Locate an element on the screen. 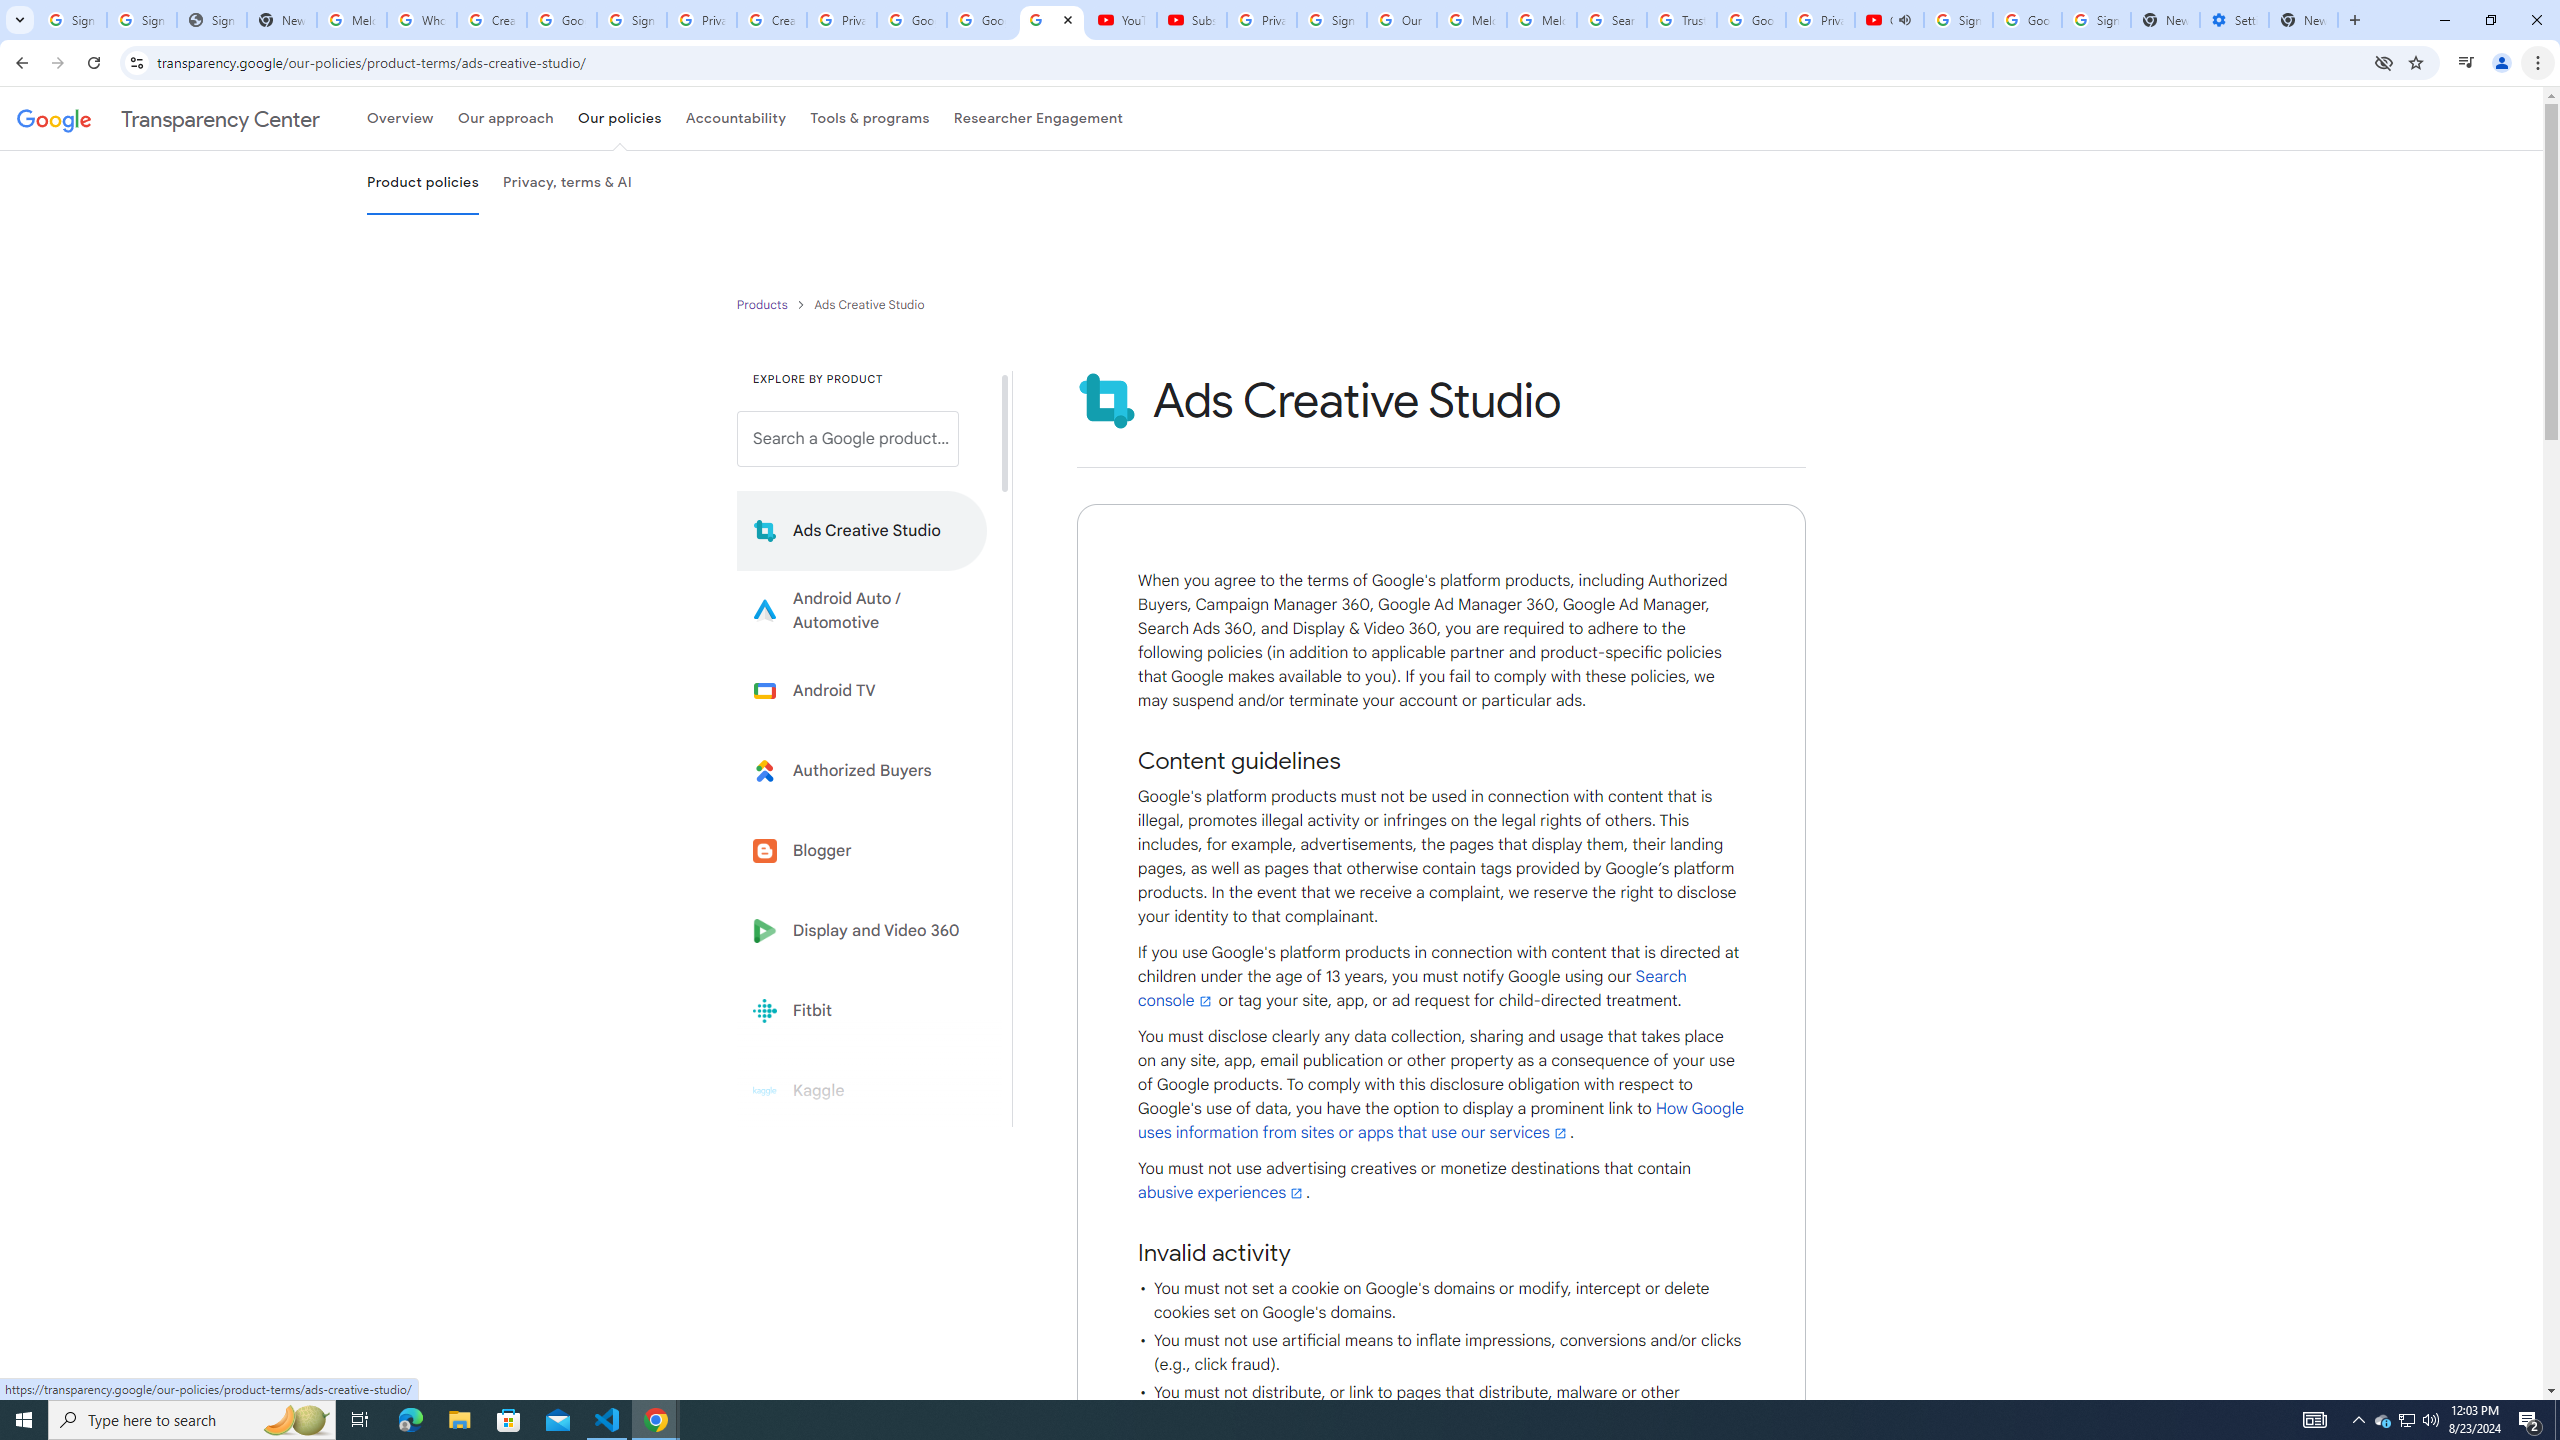 This screenshot has width=2560, height=1440. 'Blogger' is located at coordinates (861, 850).